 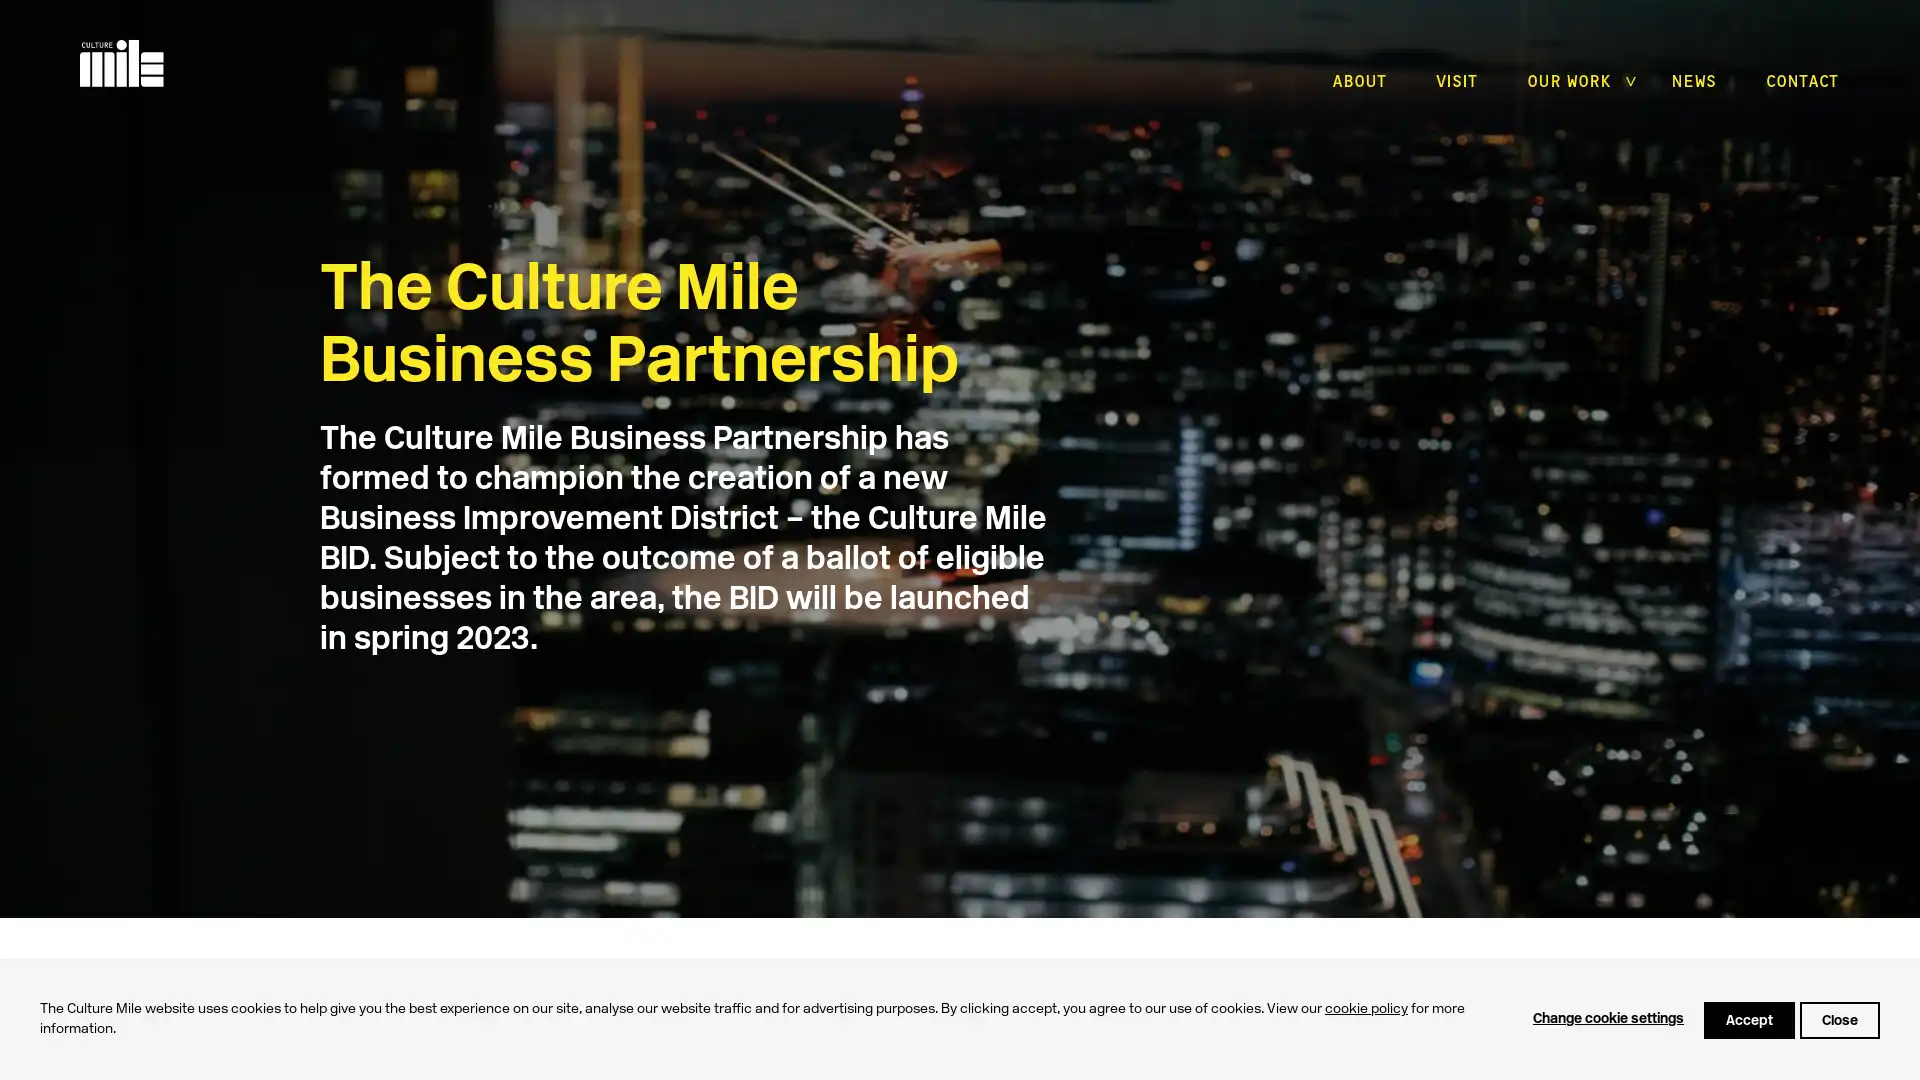 What do you see at coordinates (1748, 1019) in the screenshot?
I see `Accept` at bounding box center [1748, 1019].